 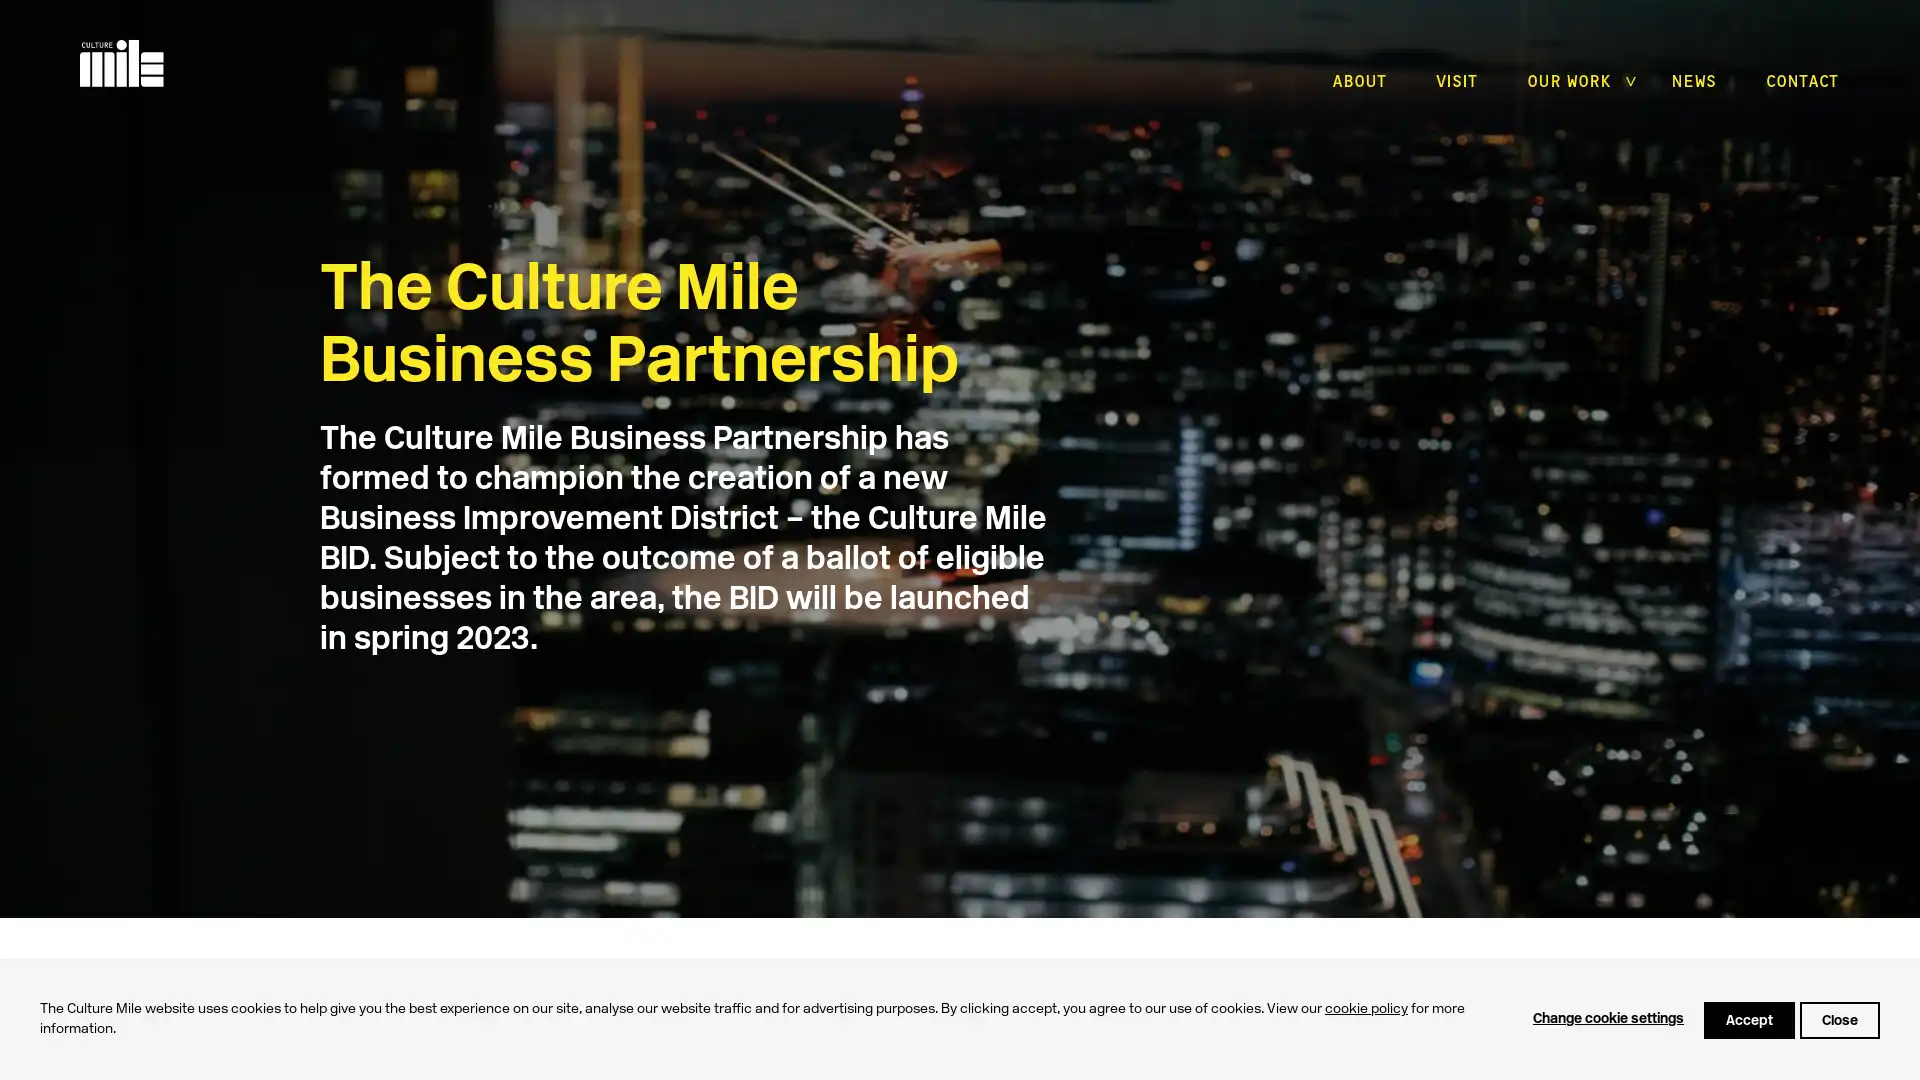 What do you see at coordinates (1748, 1019) in the screenshot?
I see `Accept` at bounding box center [1748, 1019].